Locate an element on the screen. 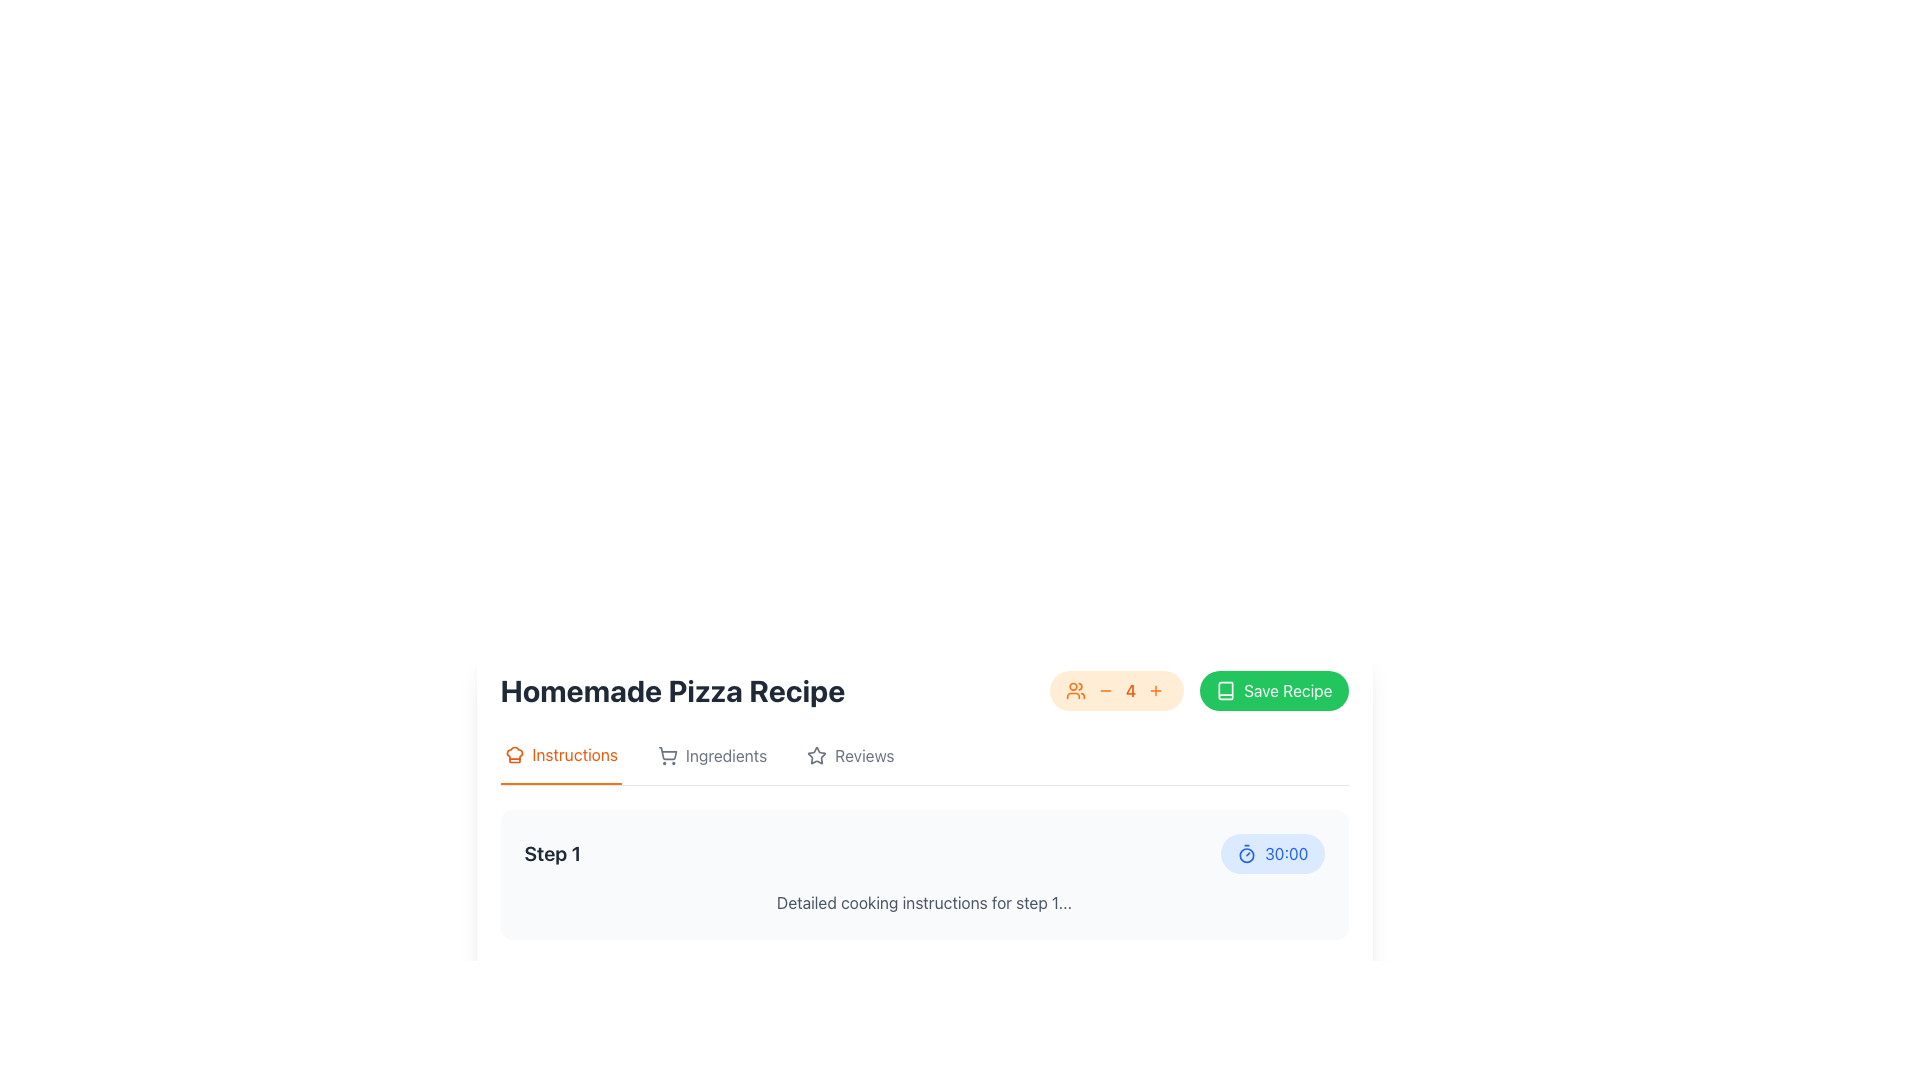 The width and height of the screenshot is (1920, 1080). the black, stylized book icon located inside the green 'Save Recipe' button in the top-right section of the interface is located at coordinates (1225, 689).